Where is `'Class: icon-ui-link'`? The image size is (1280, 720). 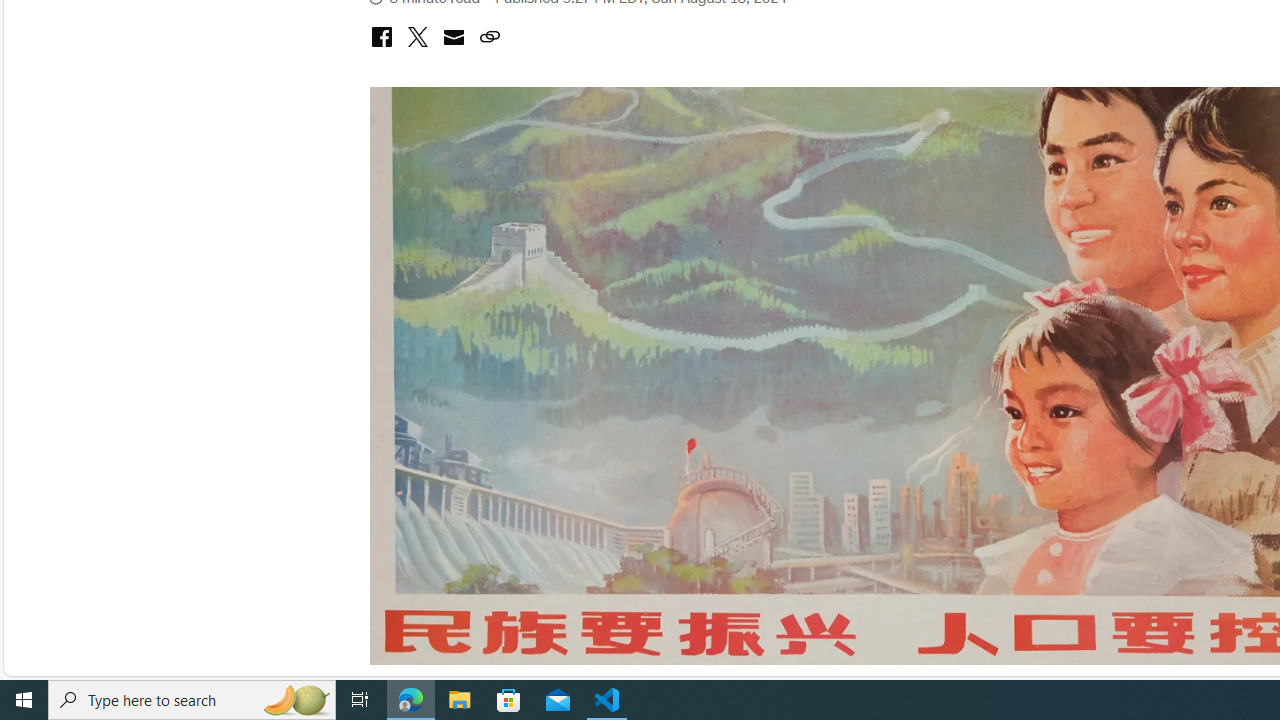
'Class: icon-ui-link' is located at coordinates (489, 37).